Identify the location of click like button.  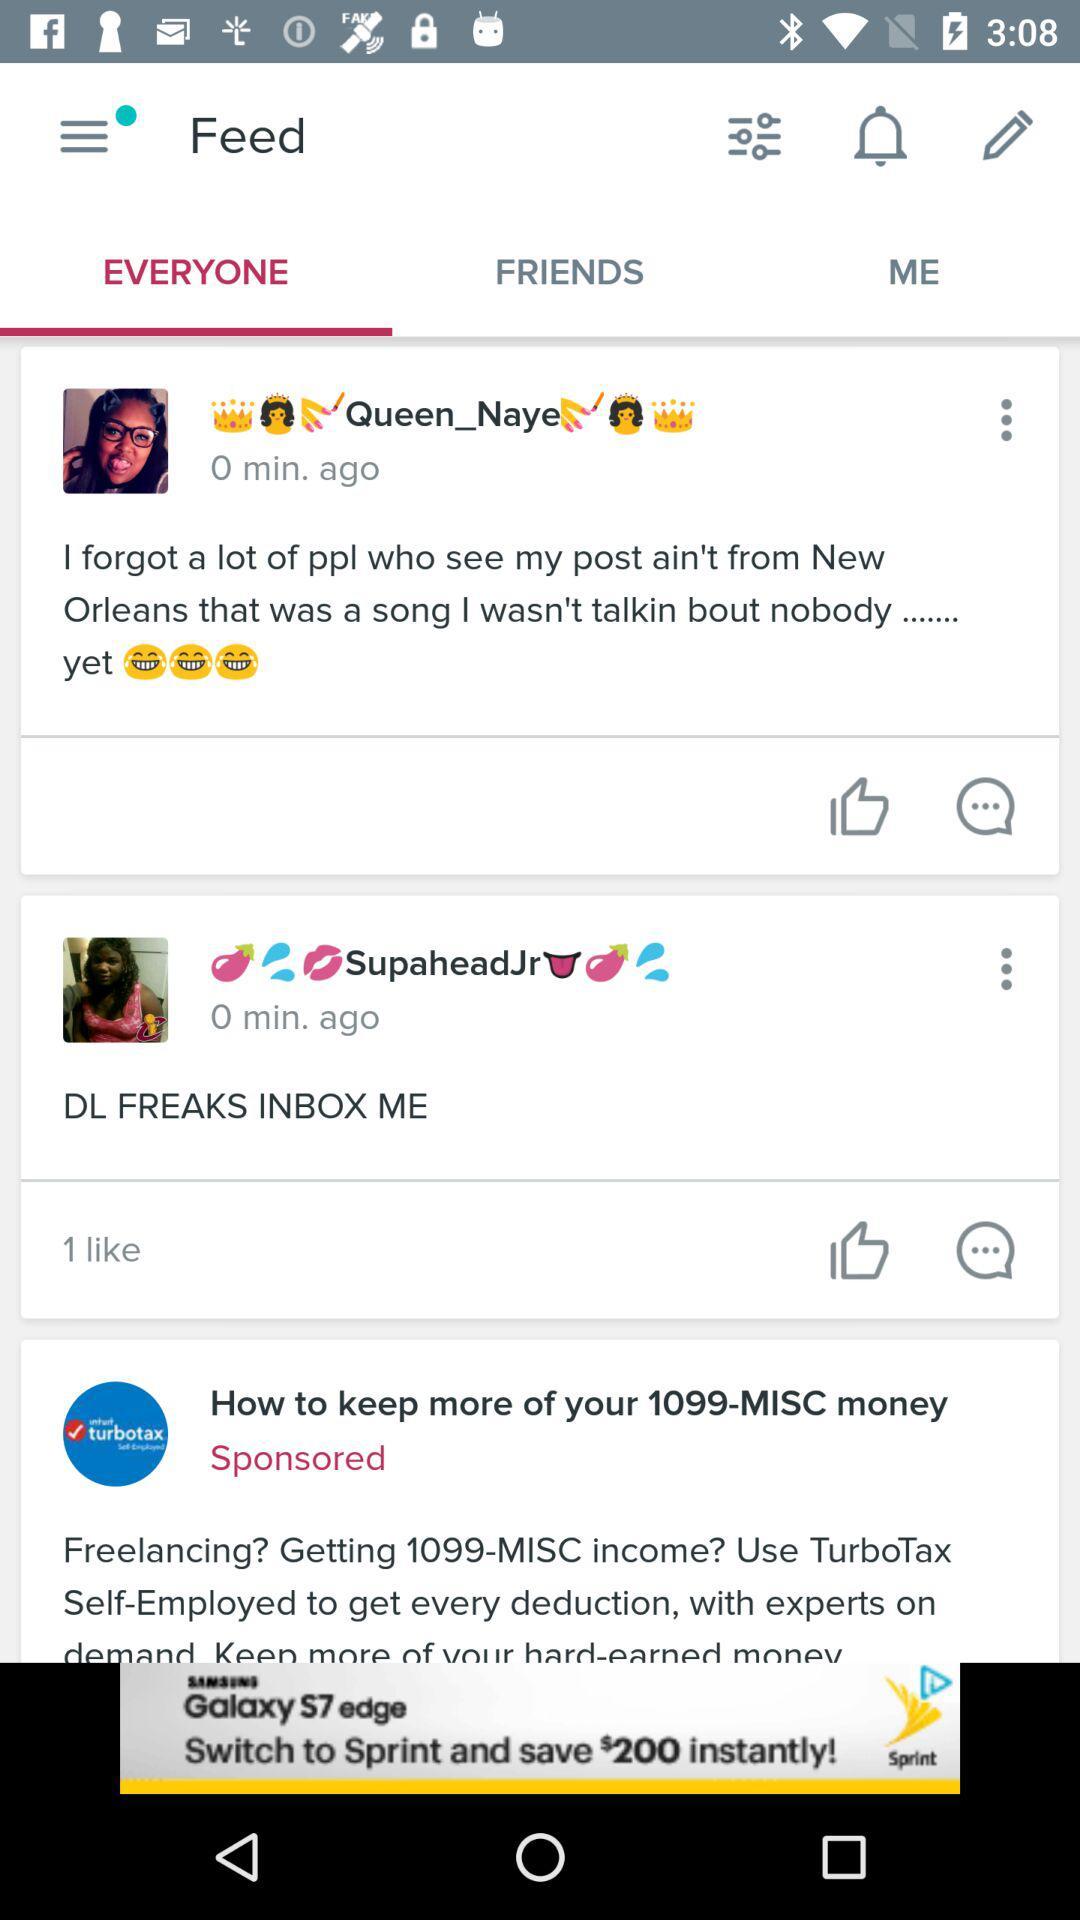
(984, 1249).